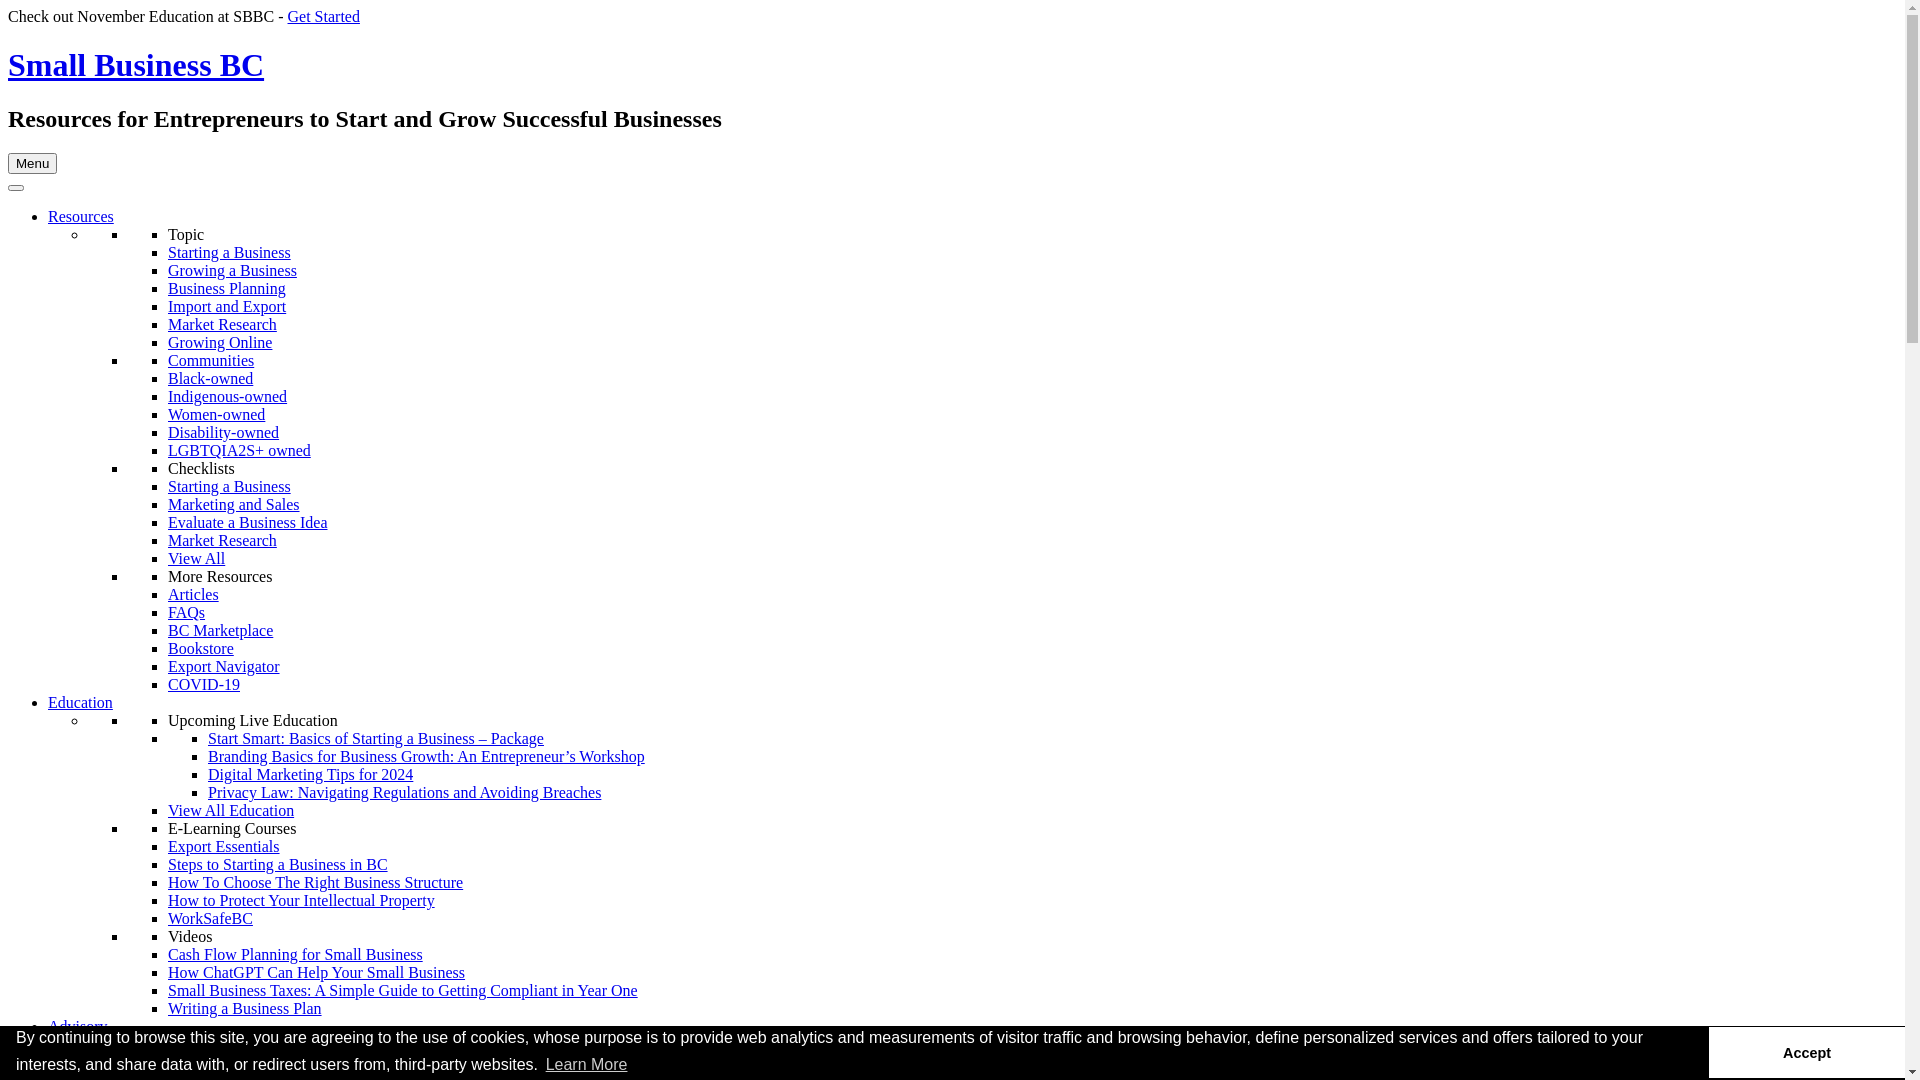 The width and height of the screenshot is (1920, 1080). Describe the element at coordinates (315, 971) in the screenshot. I see `'How ChatGPT Can Help Your Small Business'` at that location.